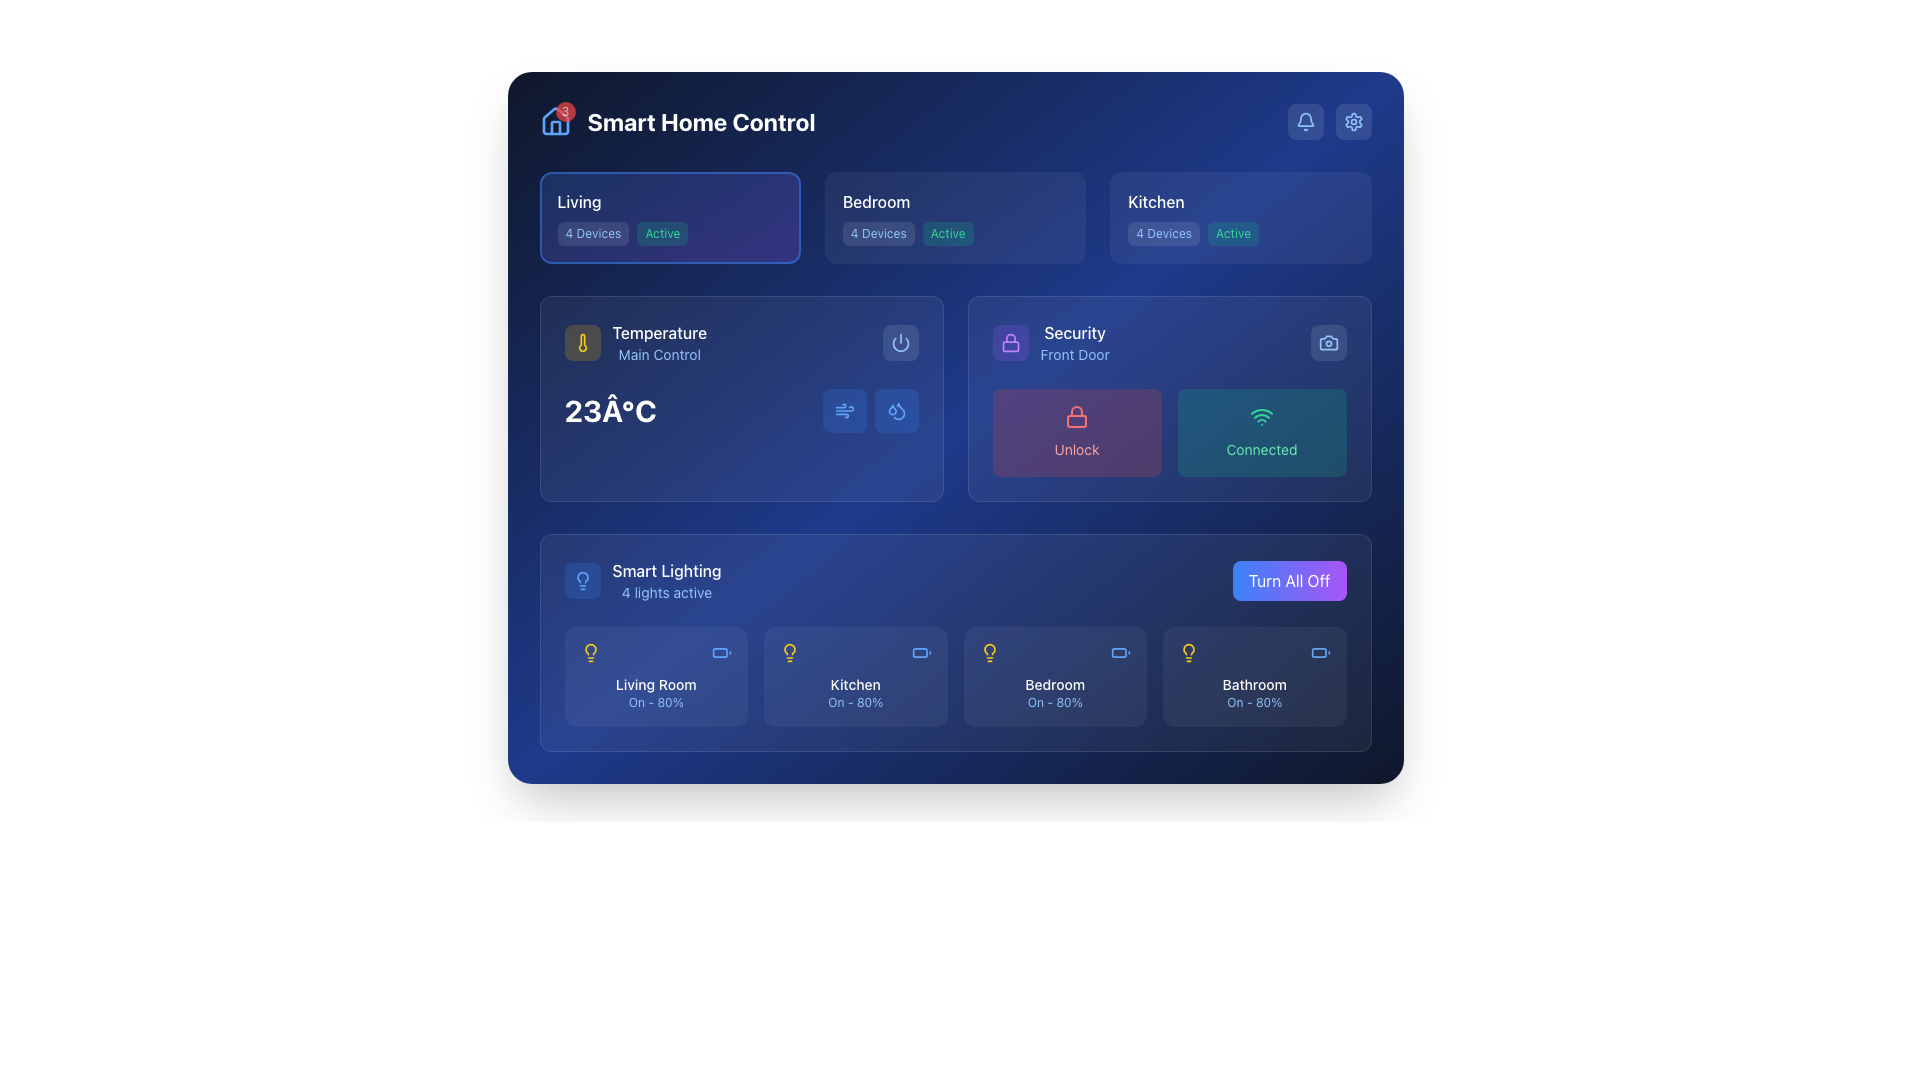  What do you see at coordinates (1232, 233) in the screenshot?
I see `the 'Active' text label badge, which is a rectangular badge with rounded corners and a light emerald-green background, indicating the status in the kitchen section of the smart home interface` at bounding box center [1232, 233].